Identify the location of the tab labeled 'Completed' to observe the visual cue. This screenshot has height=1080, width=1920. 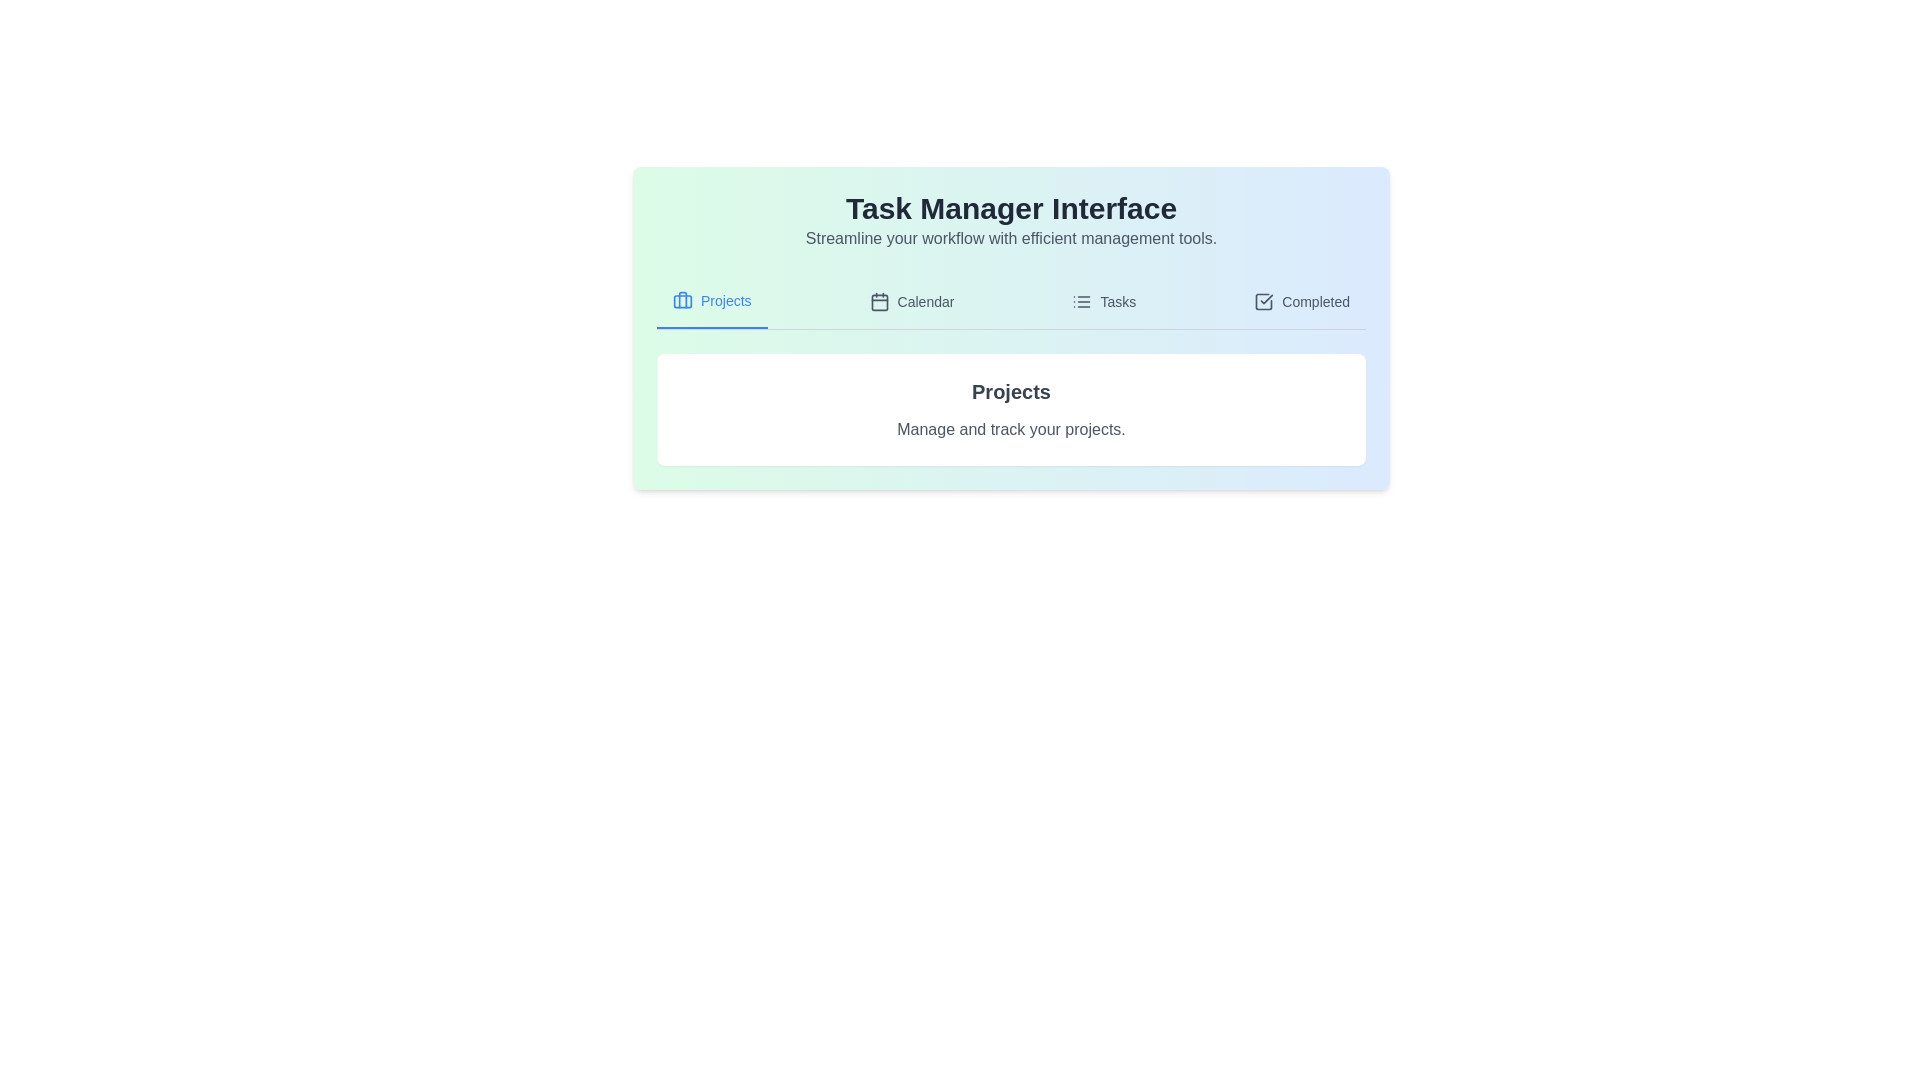
(1301, 301).